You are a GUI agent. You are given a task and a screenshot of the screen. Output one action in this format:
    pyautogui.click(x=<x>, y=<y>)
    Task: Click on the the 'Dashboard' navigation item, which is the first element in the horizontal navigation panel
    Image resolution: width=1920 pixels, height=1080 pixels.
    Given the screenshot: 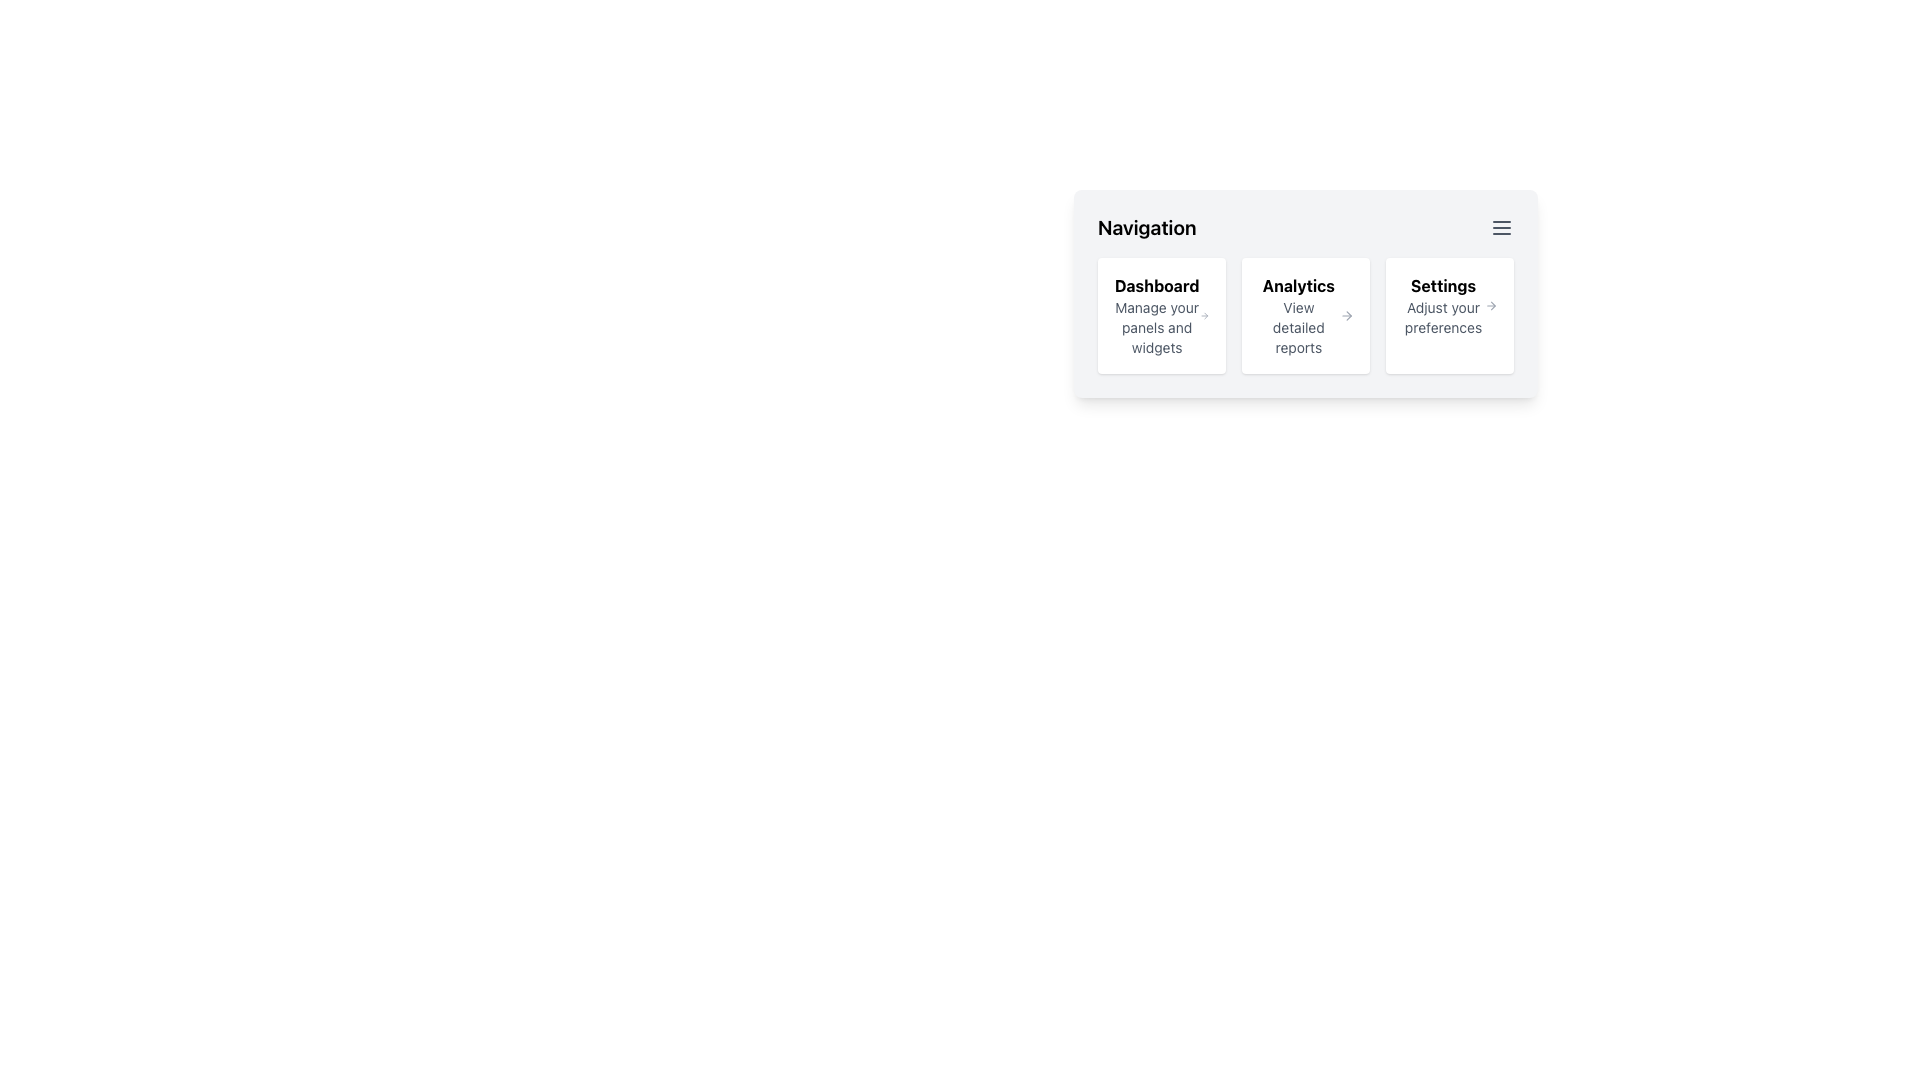 What is the action you would take?
    pyautogui.click(x=1157, y=315)
    